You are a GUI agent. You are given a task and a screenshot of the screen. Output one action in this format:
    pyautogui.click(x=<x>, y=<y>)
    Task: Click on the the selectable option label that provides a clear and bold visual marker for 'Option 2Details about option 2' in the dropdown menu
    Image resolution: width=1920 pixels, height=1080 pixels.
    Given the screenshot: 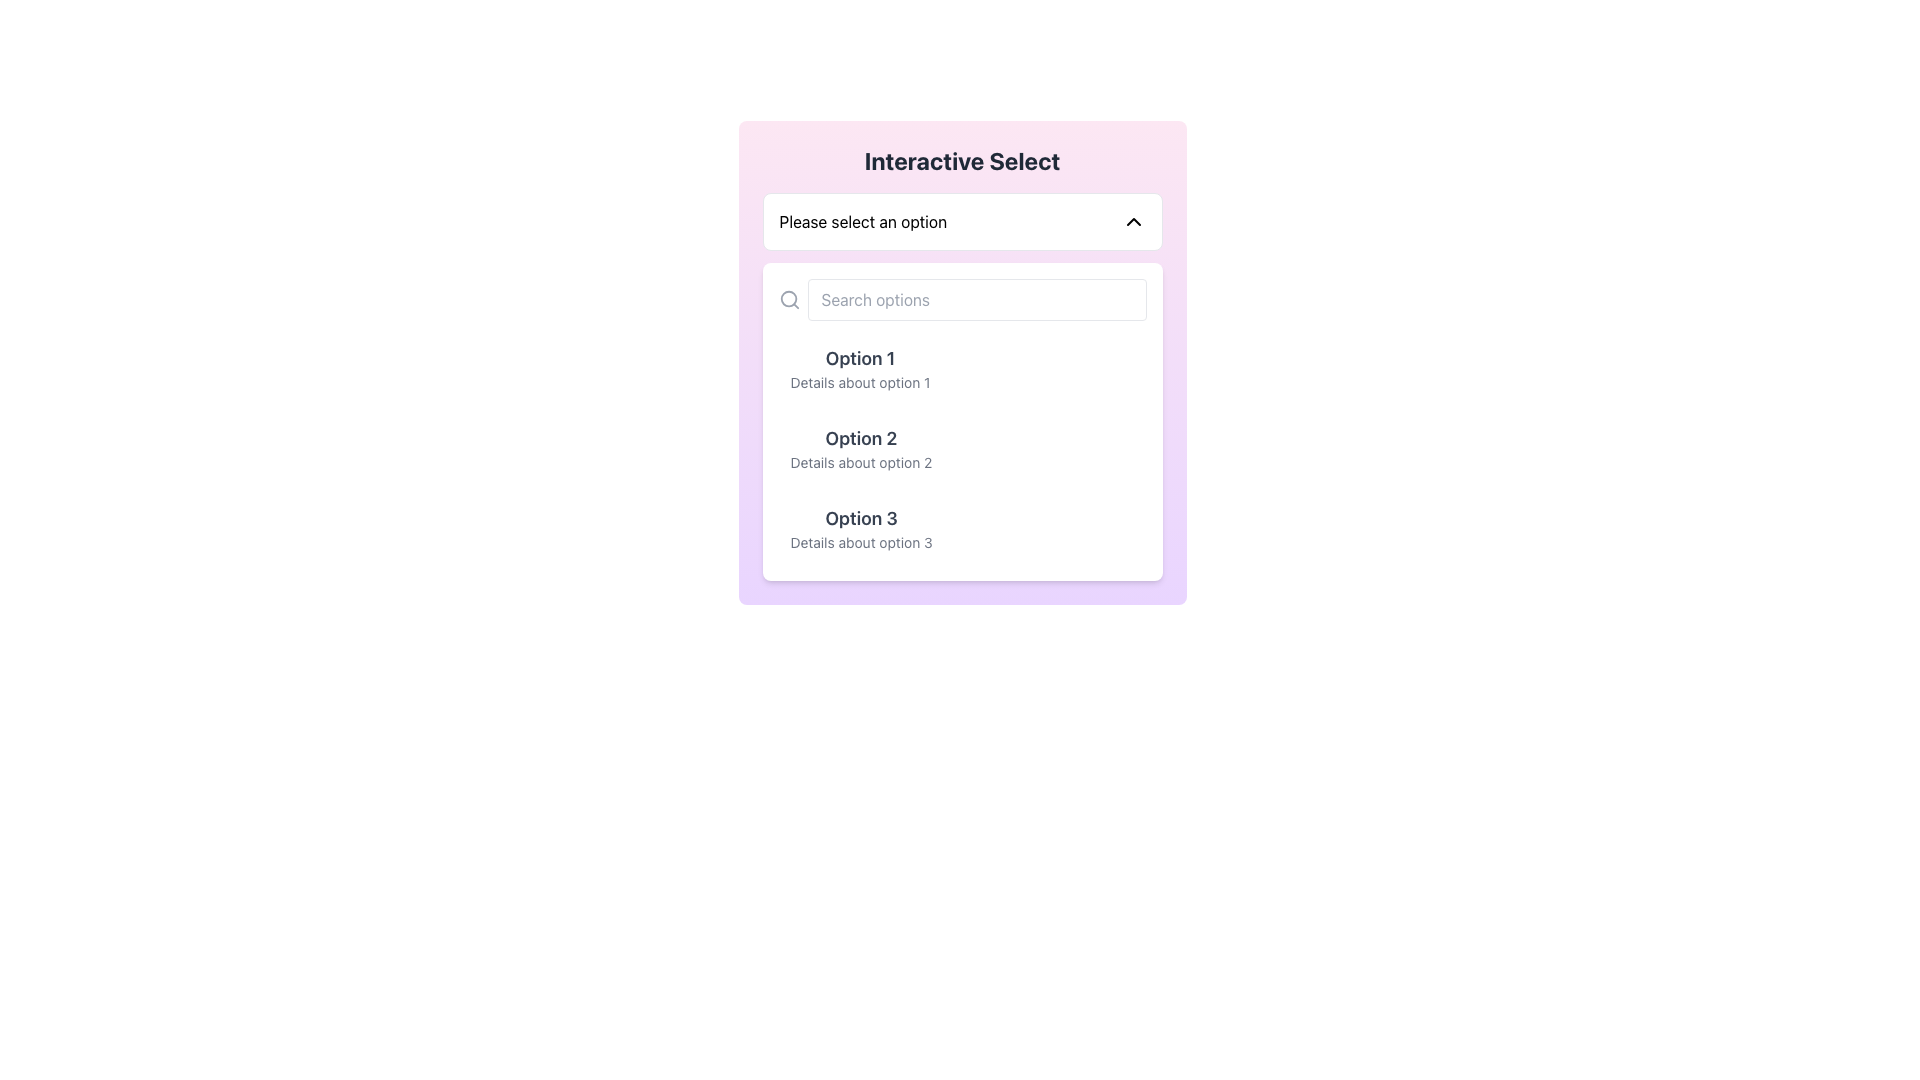 What is the action you would take?
    pyautogui.click(x=861, y=438)
    